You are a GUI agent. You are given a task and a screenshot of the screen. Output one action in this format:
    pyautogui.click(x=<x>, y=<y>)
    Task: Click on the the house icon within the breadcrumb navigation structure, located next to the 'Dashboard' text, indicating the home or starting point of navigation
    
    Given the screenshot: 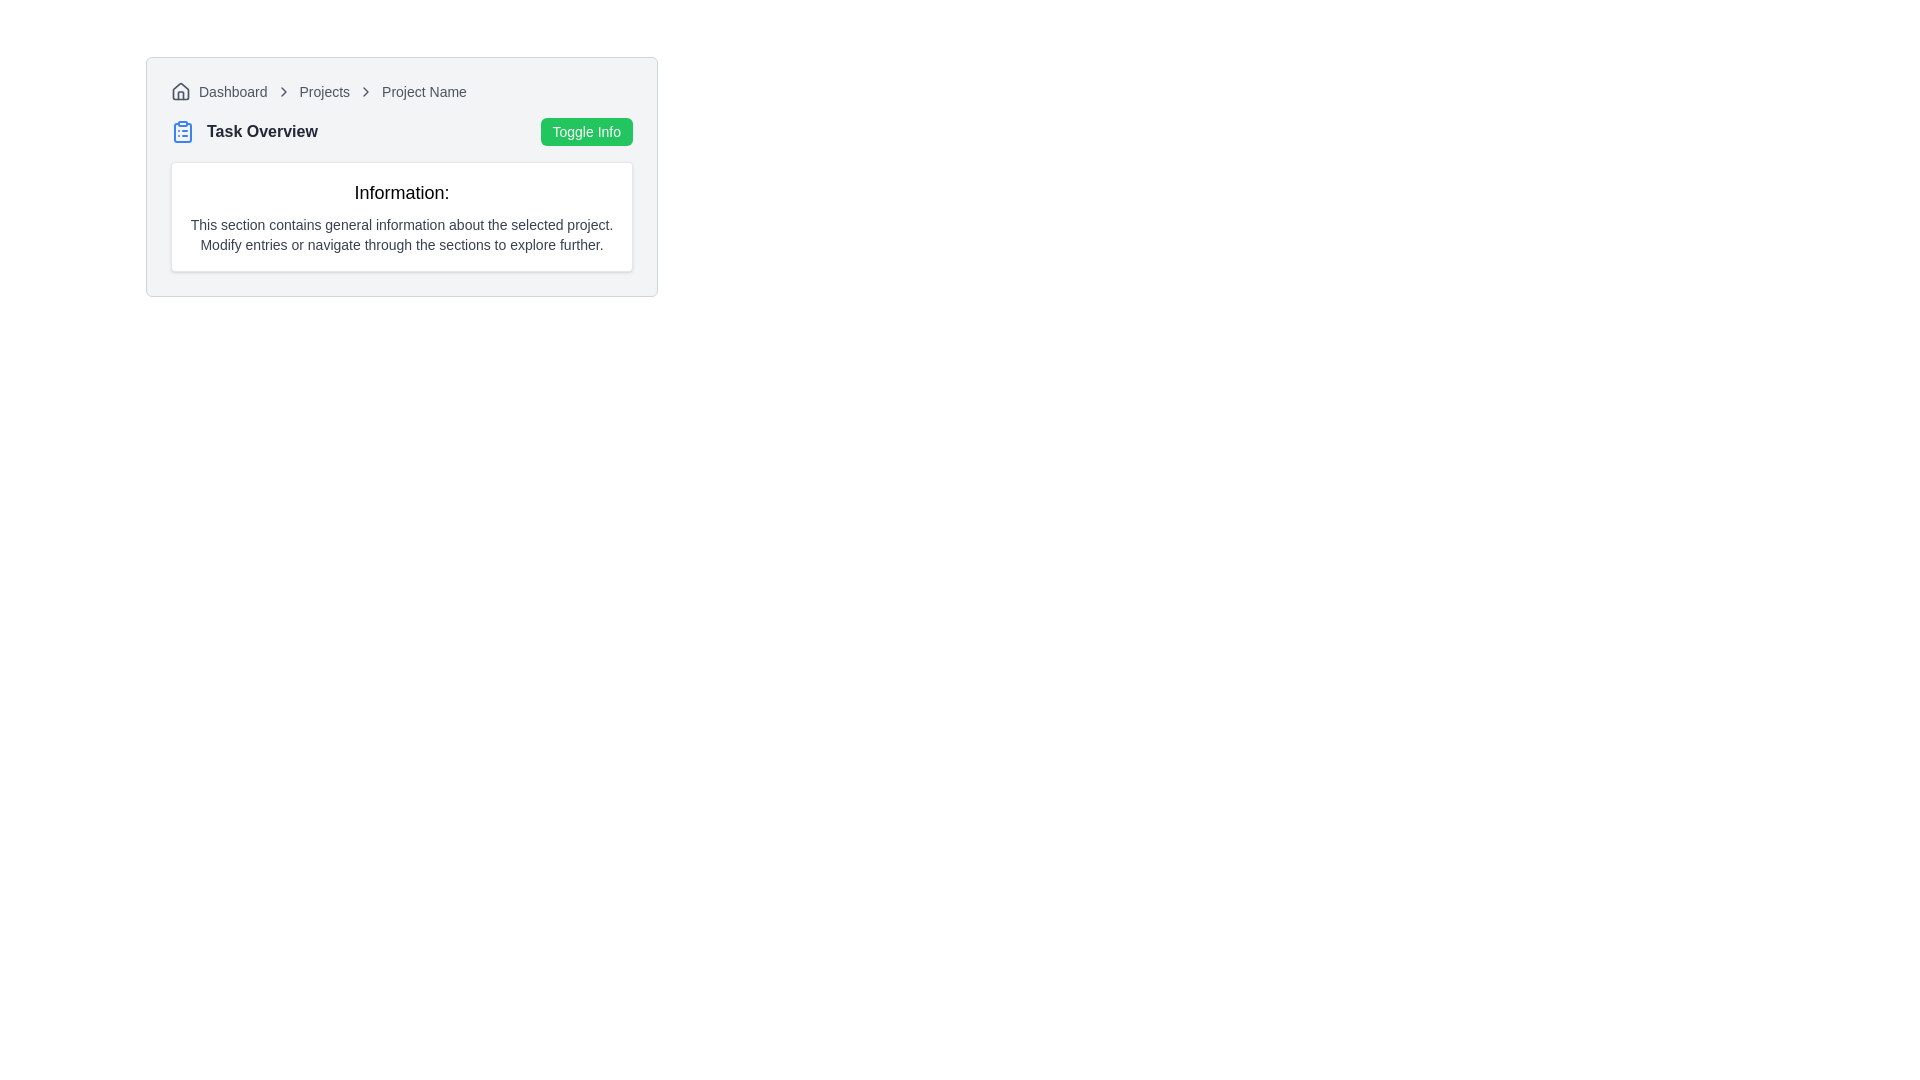 What is the action you would take?
    pyautogui.click(x=181, y=91)
    